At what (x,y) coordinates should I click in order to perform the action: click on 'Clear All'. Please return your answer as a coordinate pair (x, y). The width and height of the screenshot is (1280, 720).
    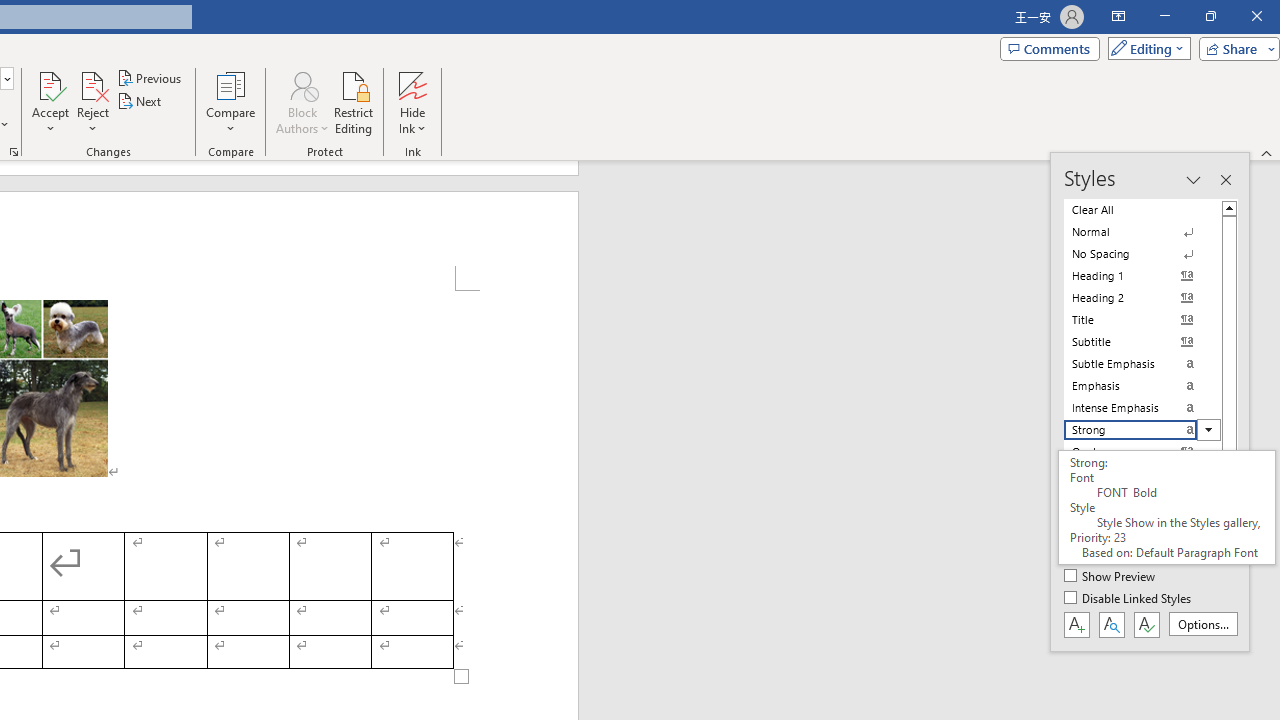
    Looking at the image, I should click on (1142, 209).